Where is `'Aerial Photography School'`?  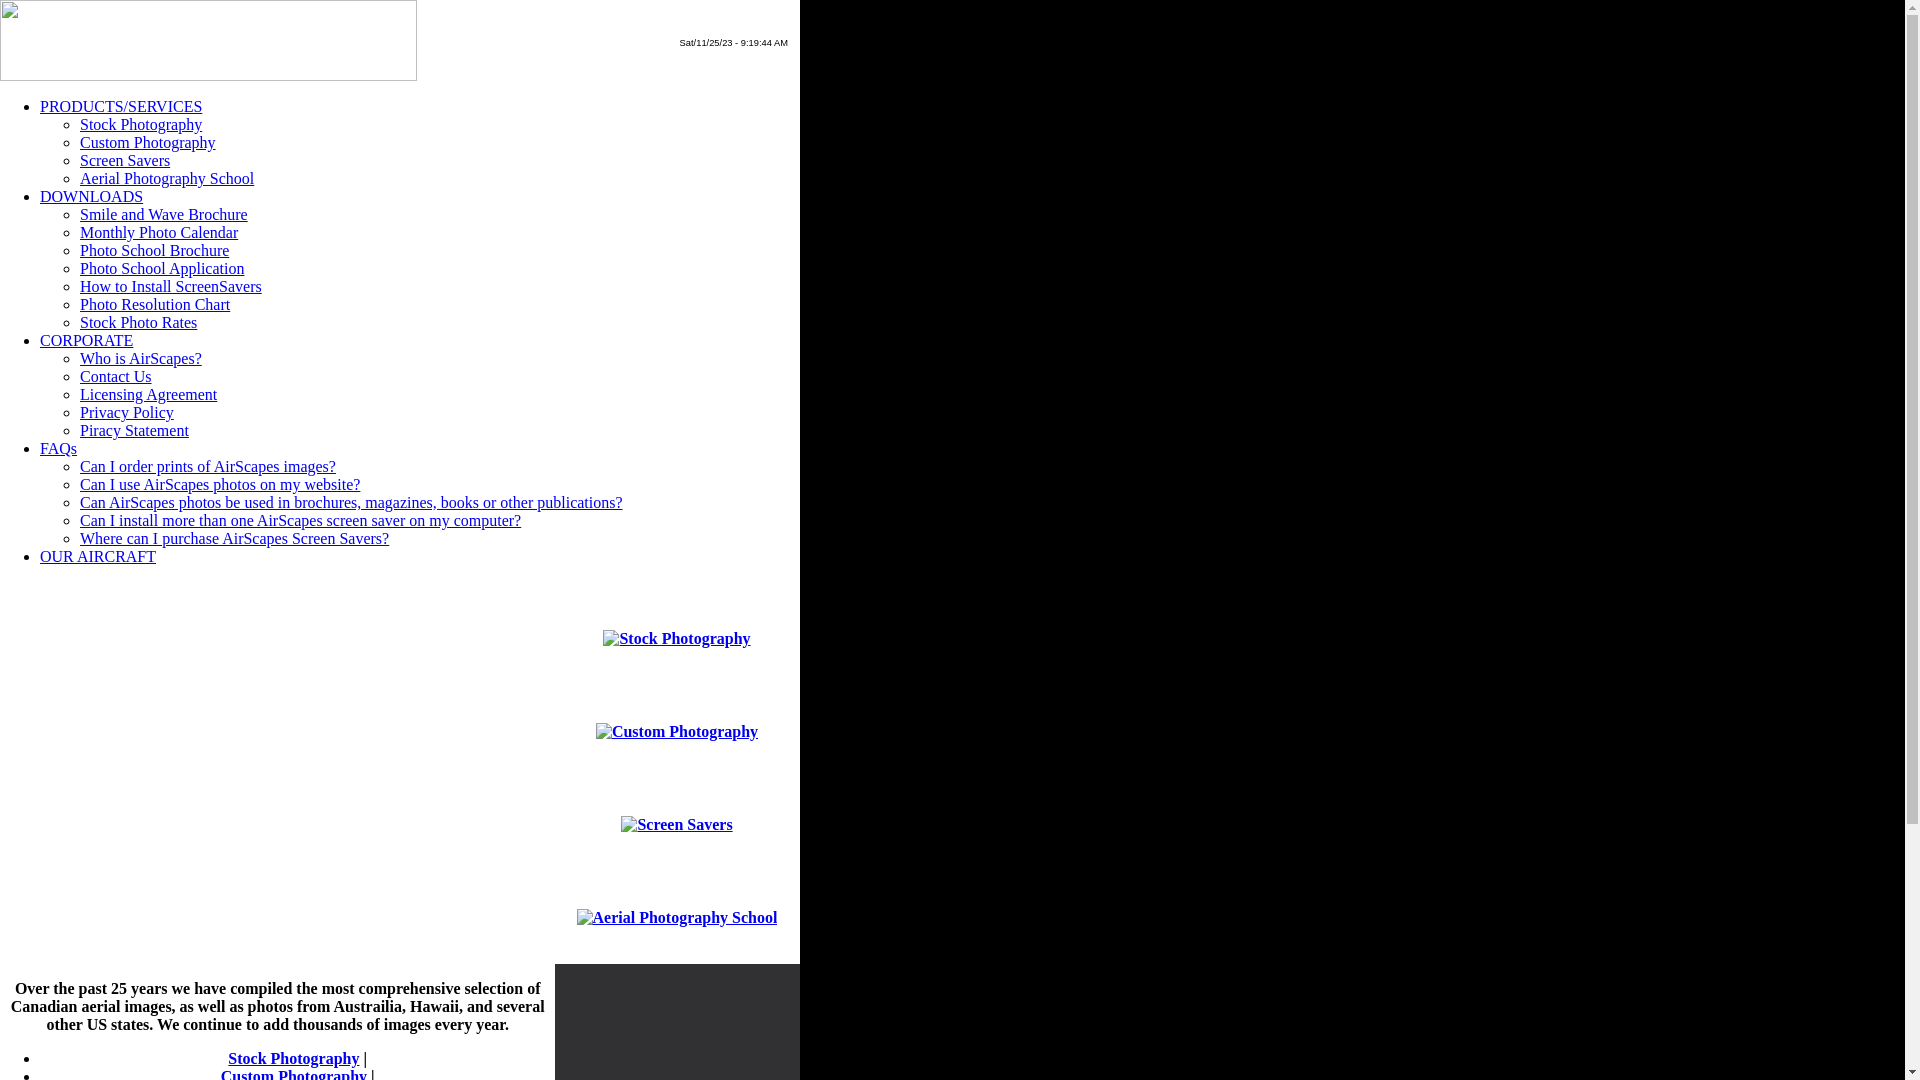
'Aerial Photography School' is located at coordinates (167, 177).